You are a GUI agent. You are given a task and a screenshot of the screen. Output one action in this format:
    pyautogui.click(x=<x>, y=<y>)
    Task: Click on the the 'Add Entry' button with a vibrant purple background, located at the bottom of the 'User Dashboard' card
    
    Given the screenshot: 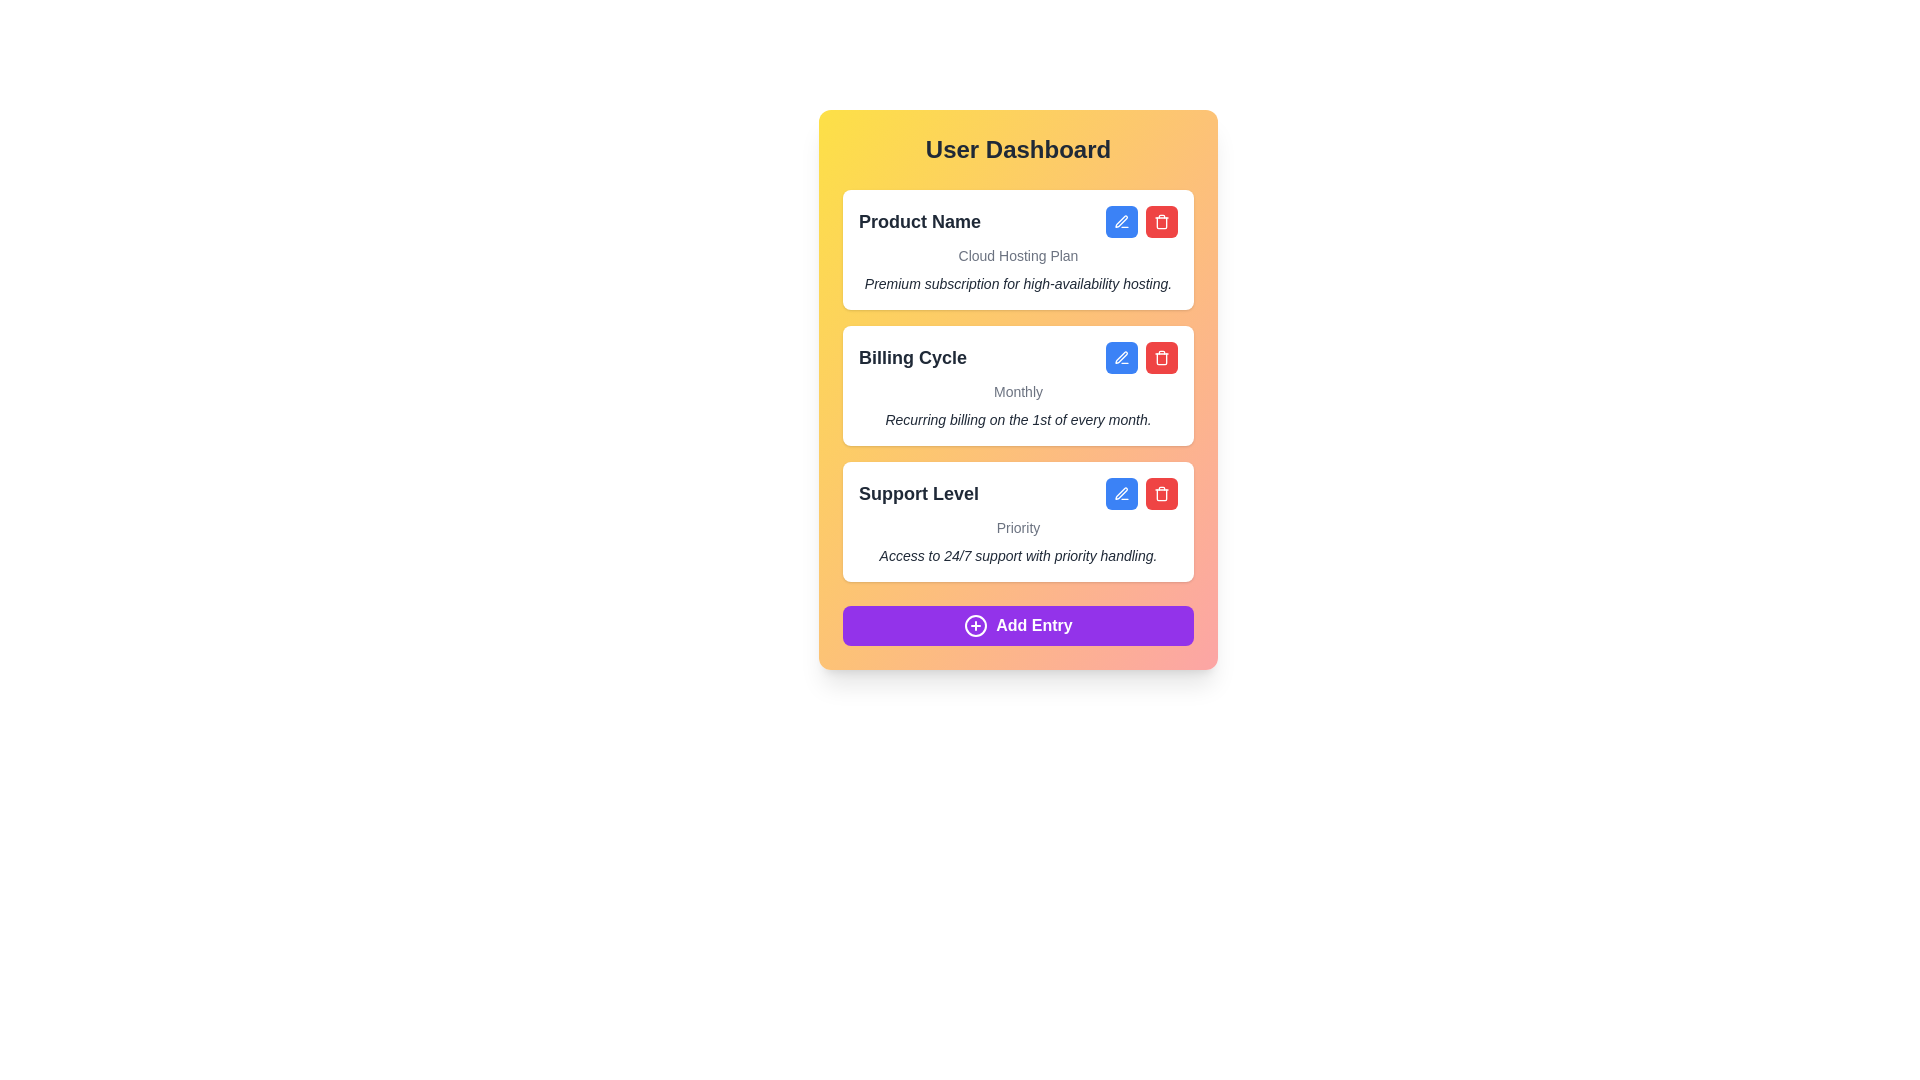 What is the action you would take?
    pyautogui.click(x=1018, y=624)
    